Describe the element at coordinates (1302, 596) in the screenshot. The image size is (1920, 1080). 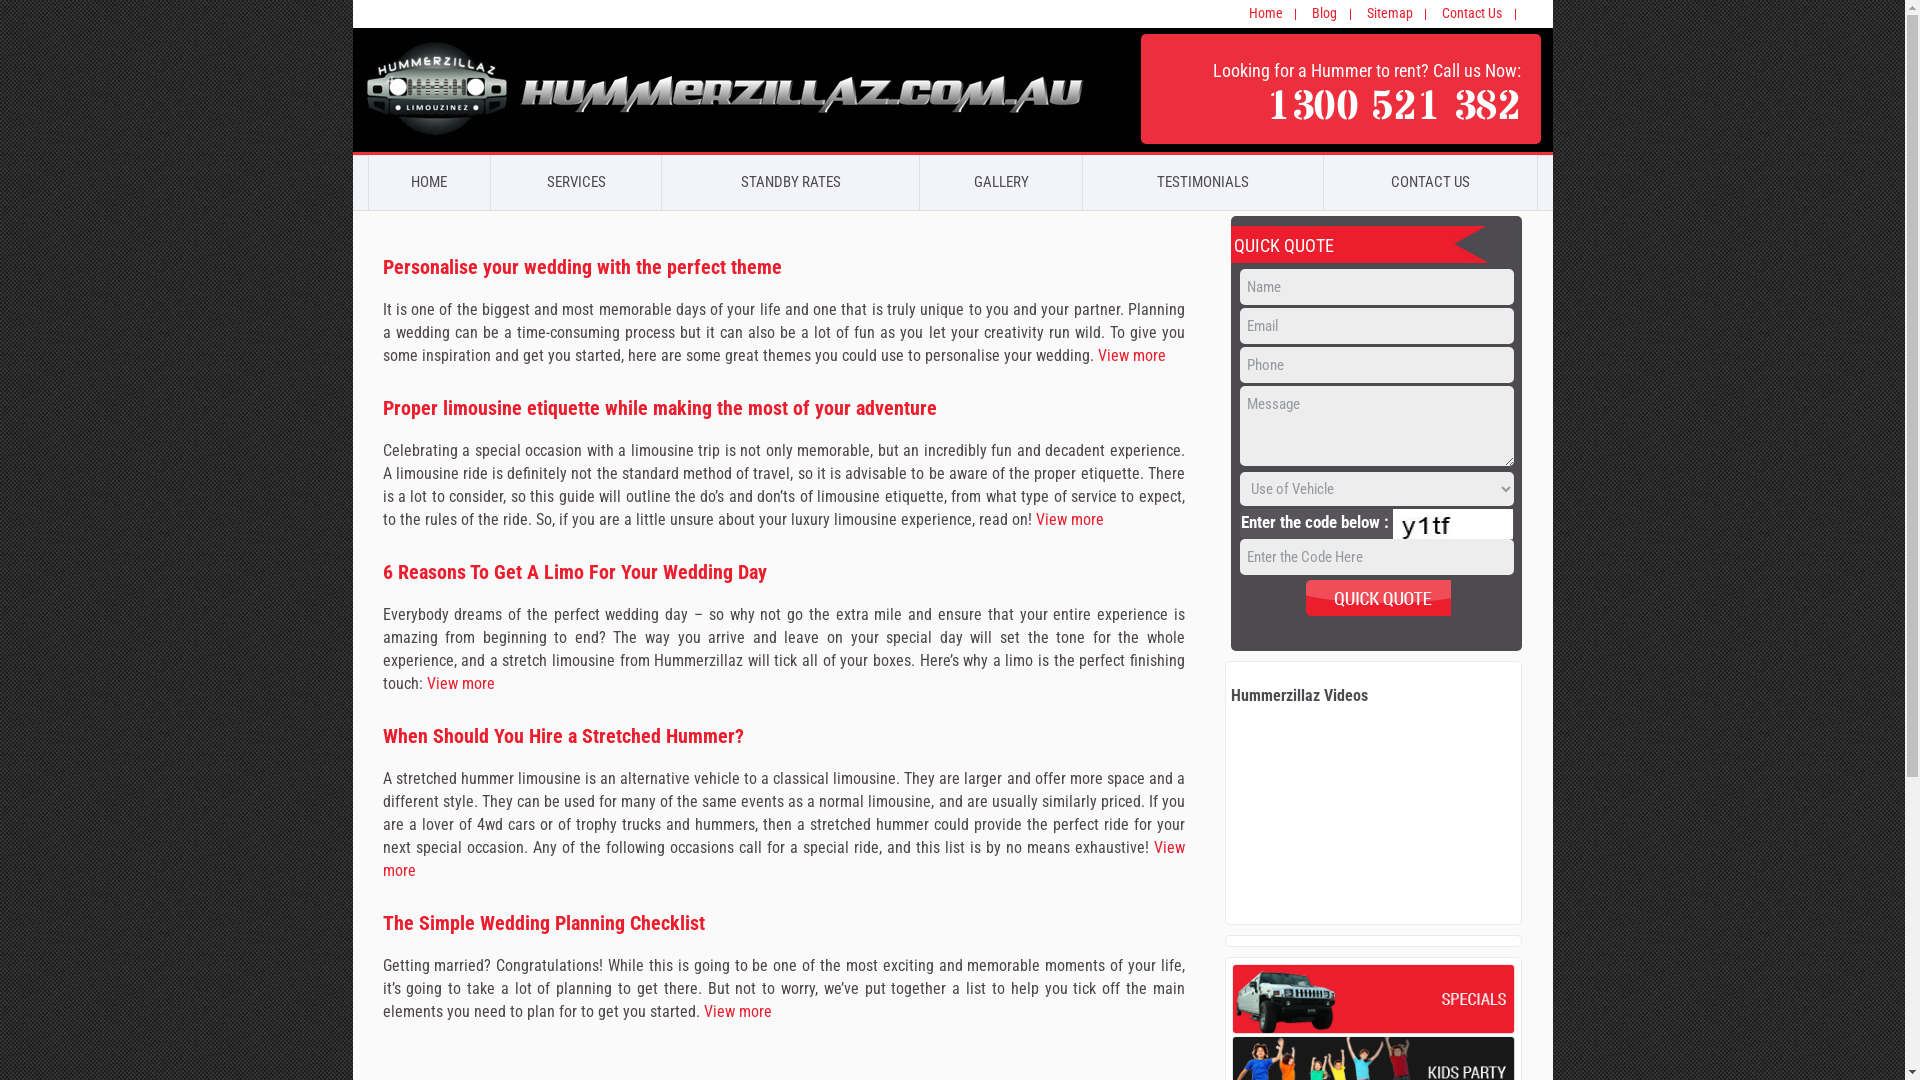
I see `'Send'` at that location.